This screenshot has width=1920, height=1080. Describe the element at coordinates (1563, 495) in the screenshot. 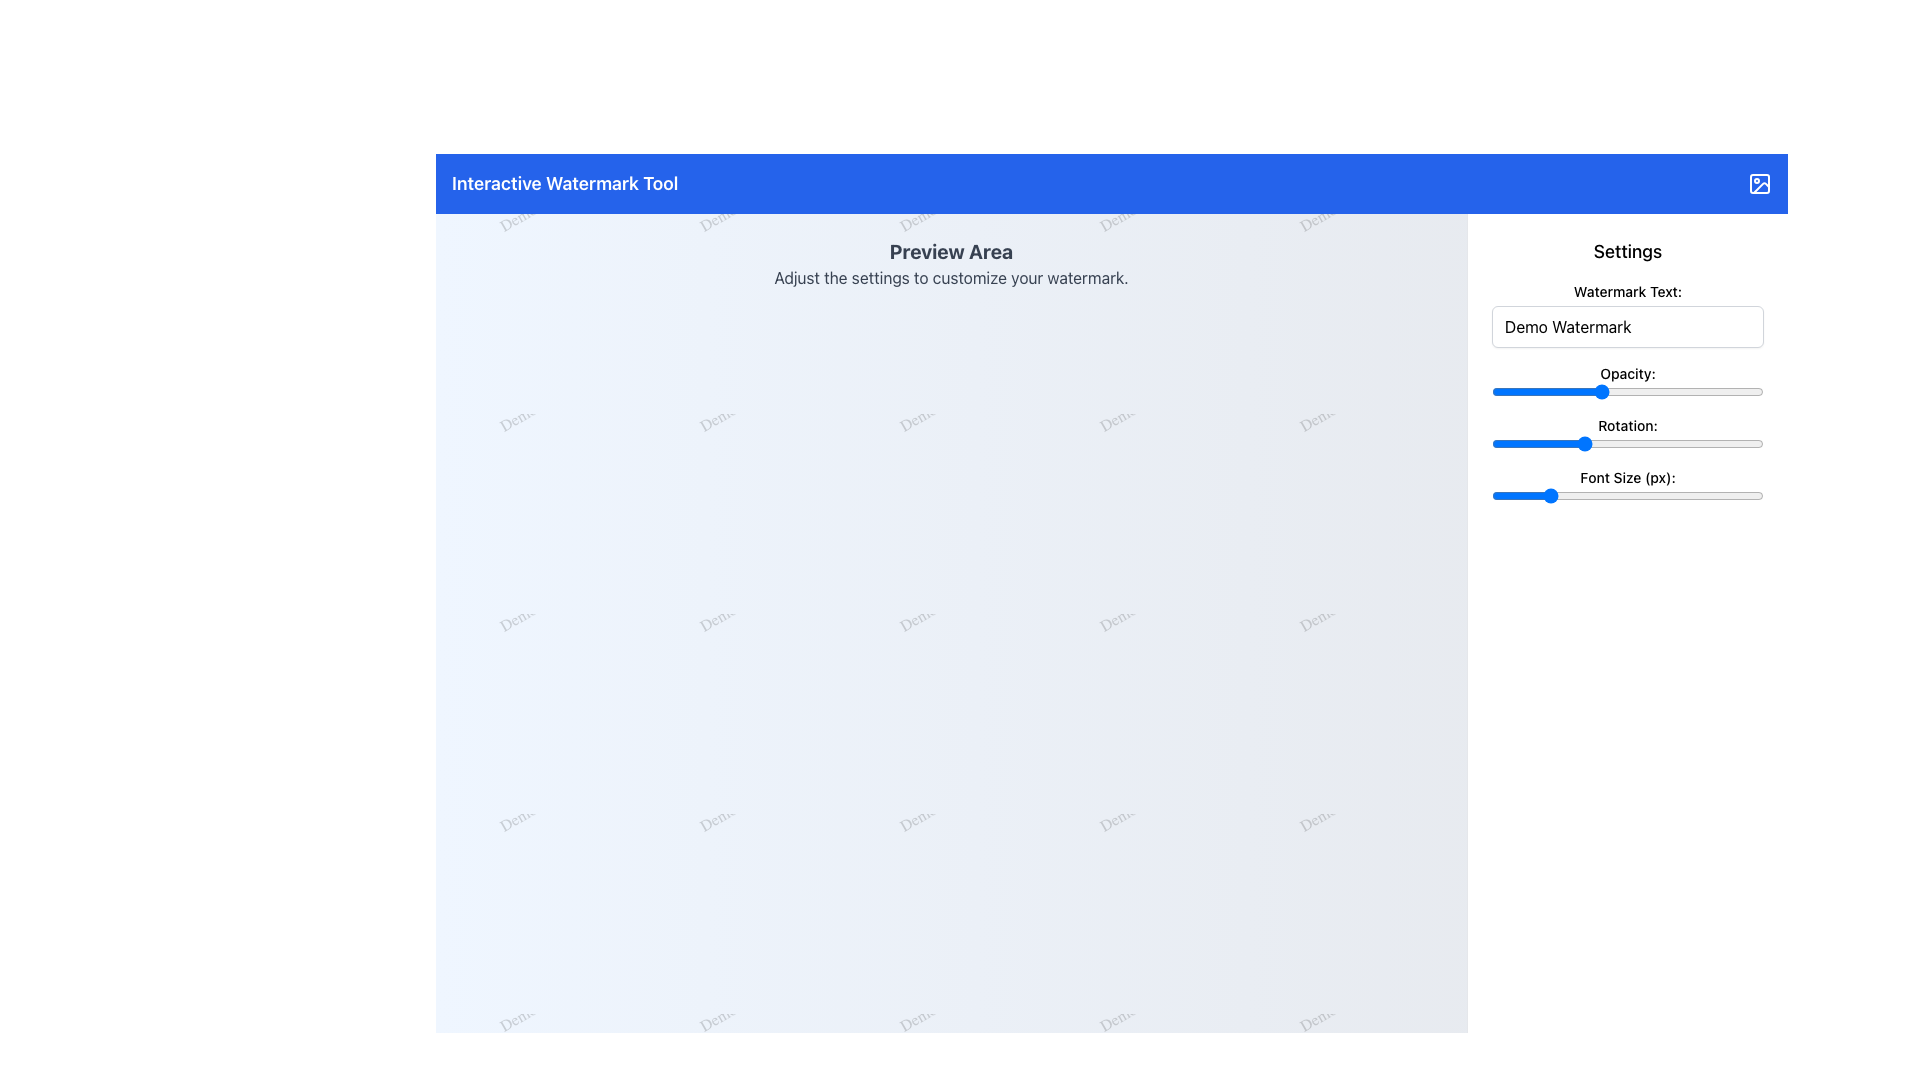

I see `font size` at that location.